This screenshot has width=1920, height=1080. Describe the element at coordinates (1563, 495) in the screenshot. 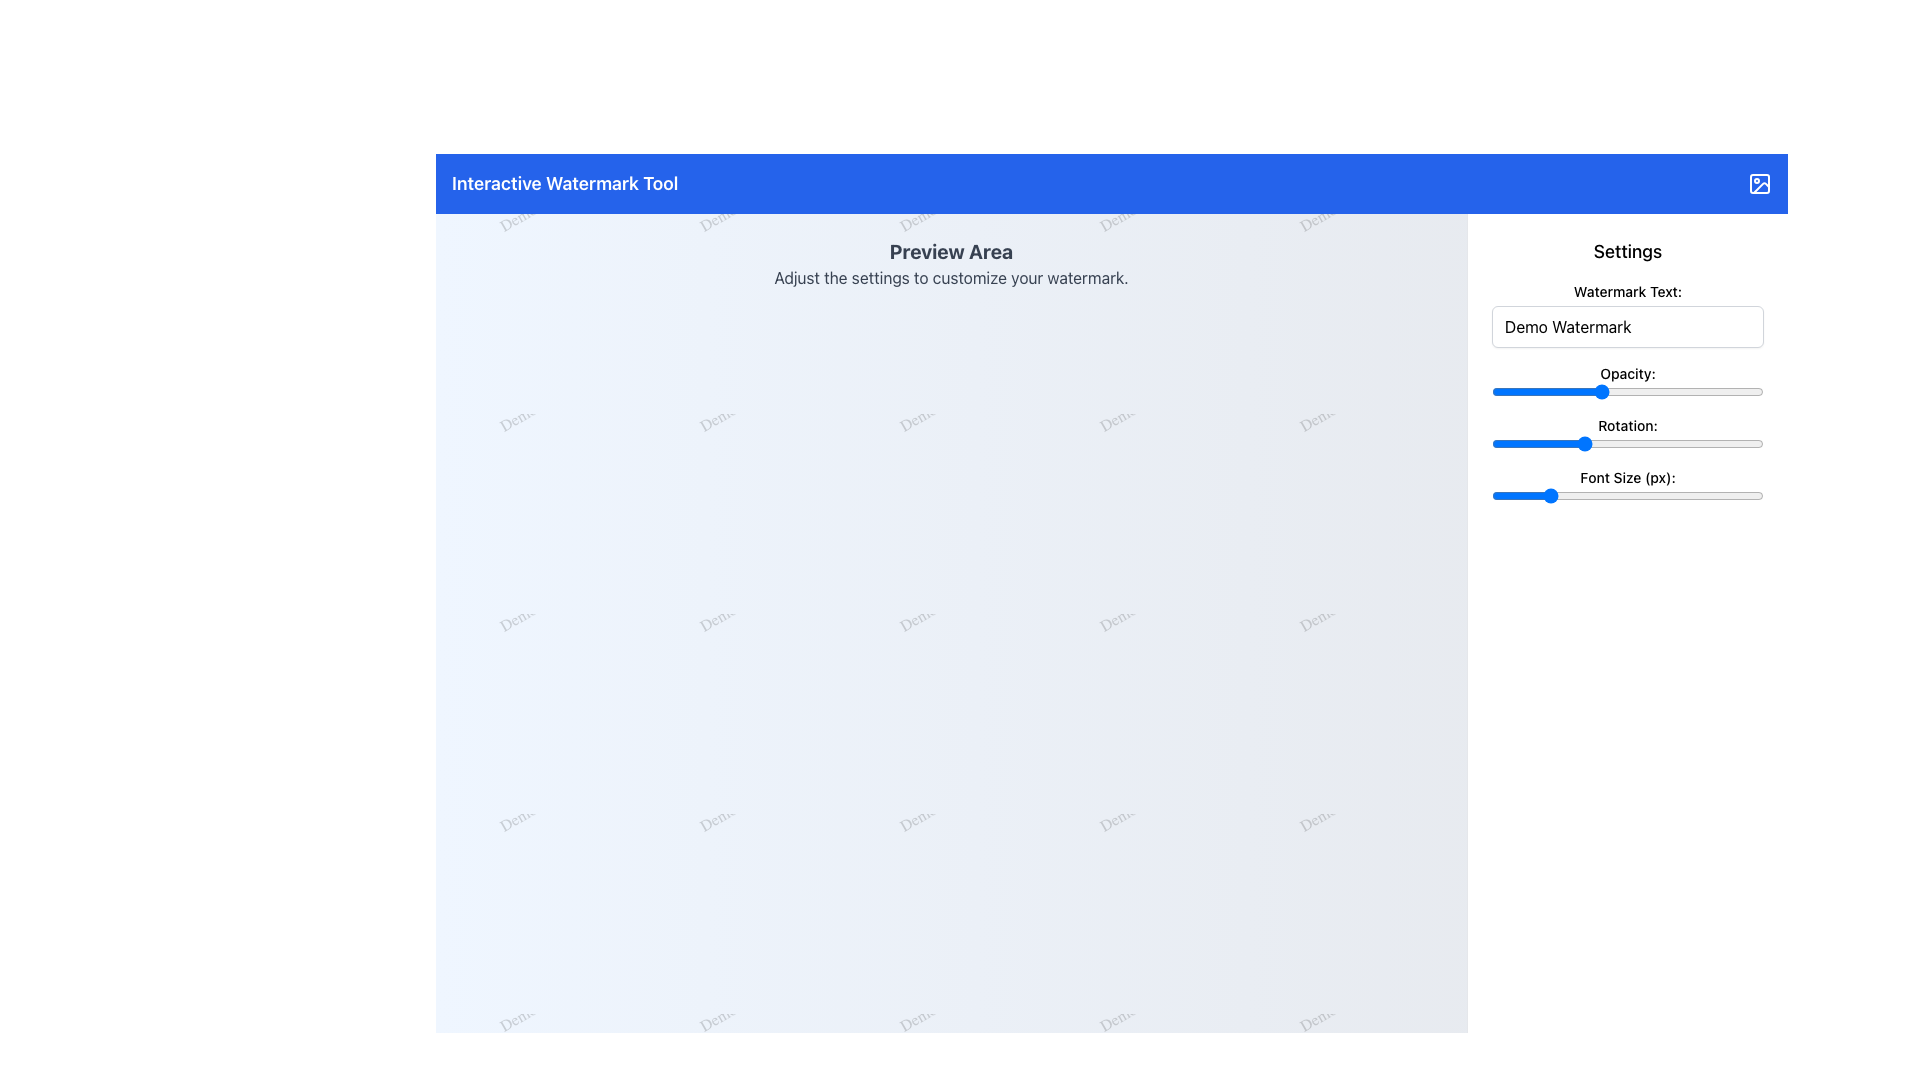

I see `font size` at that location.